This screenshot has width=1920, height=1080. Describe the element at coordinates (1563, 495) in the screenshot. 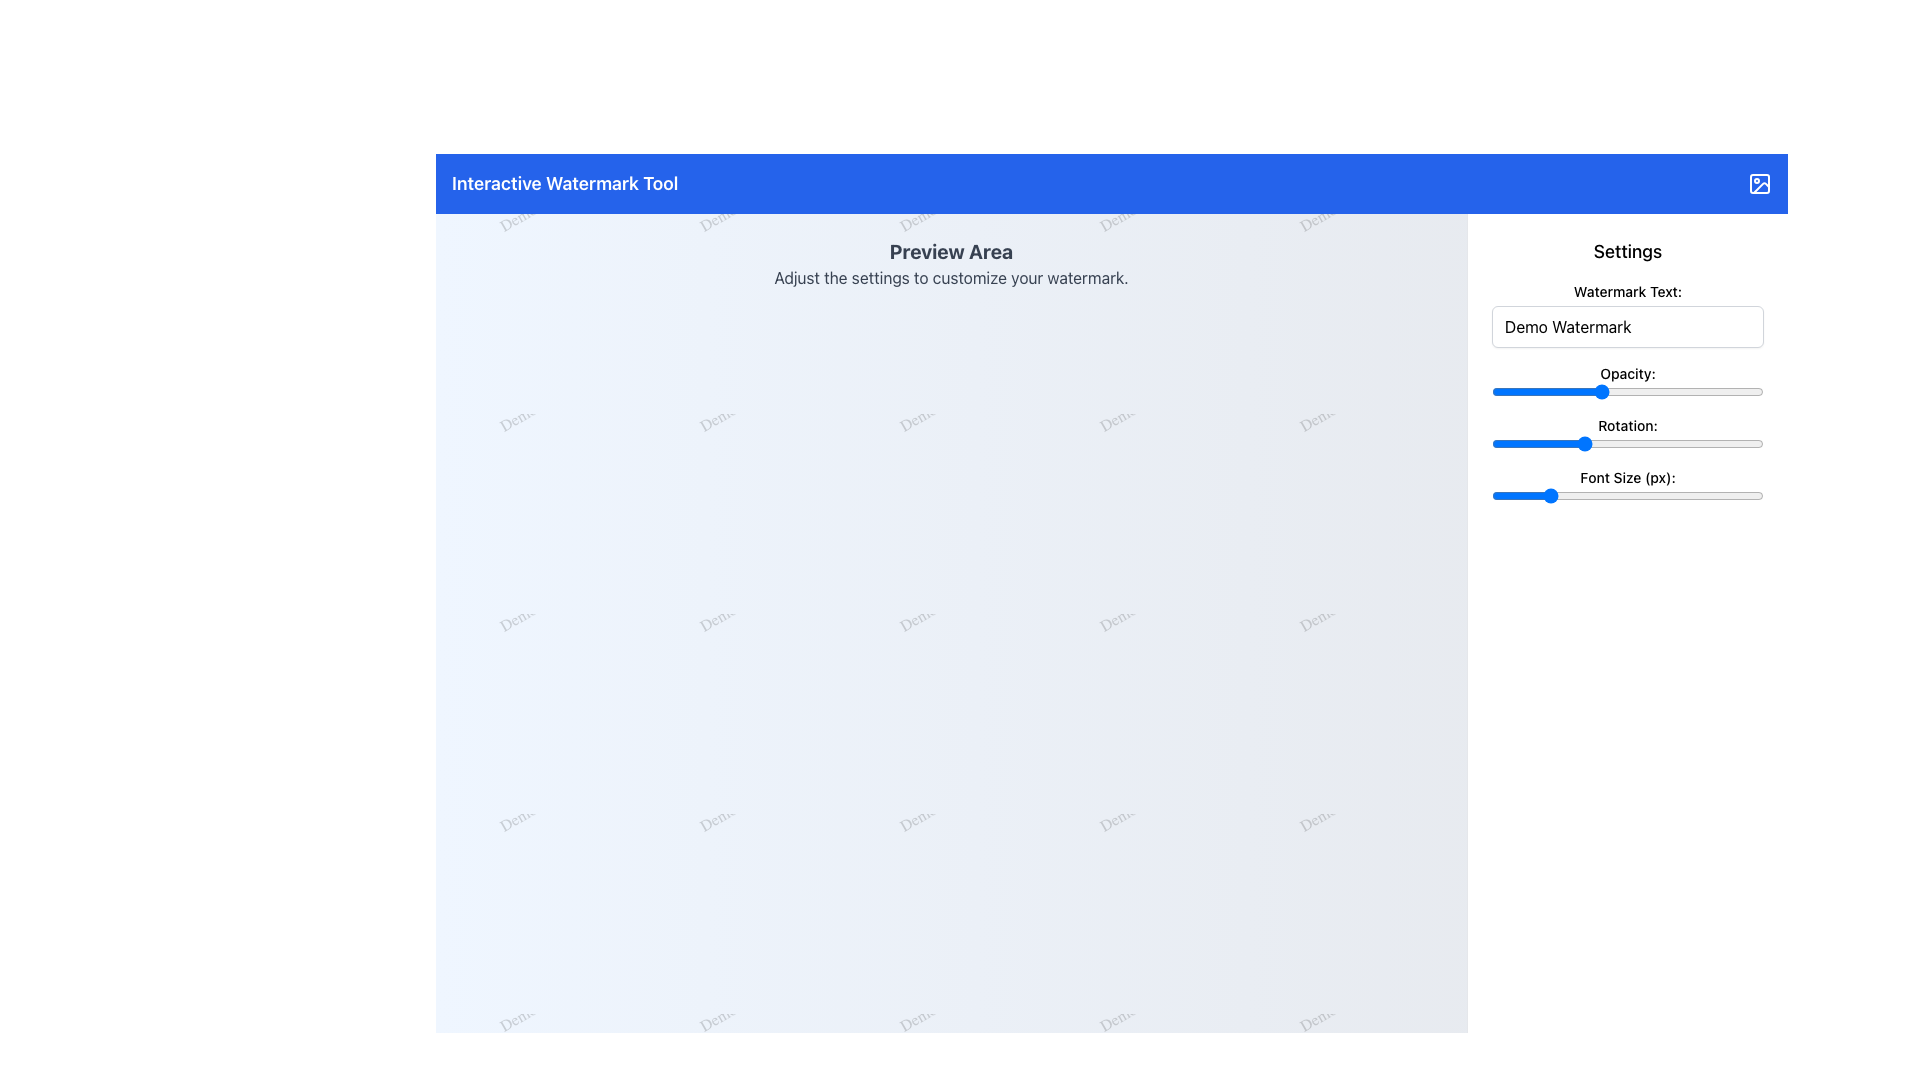

I see `font size` at that location.